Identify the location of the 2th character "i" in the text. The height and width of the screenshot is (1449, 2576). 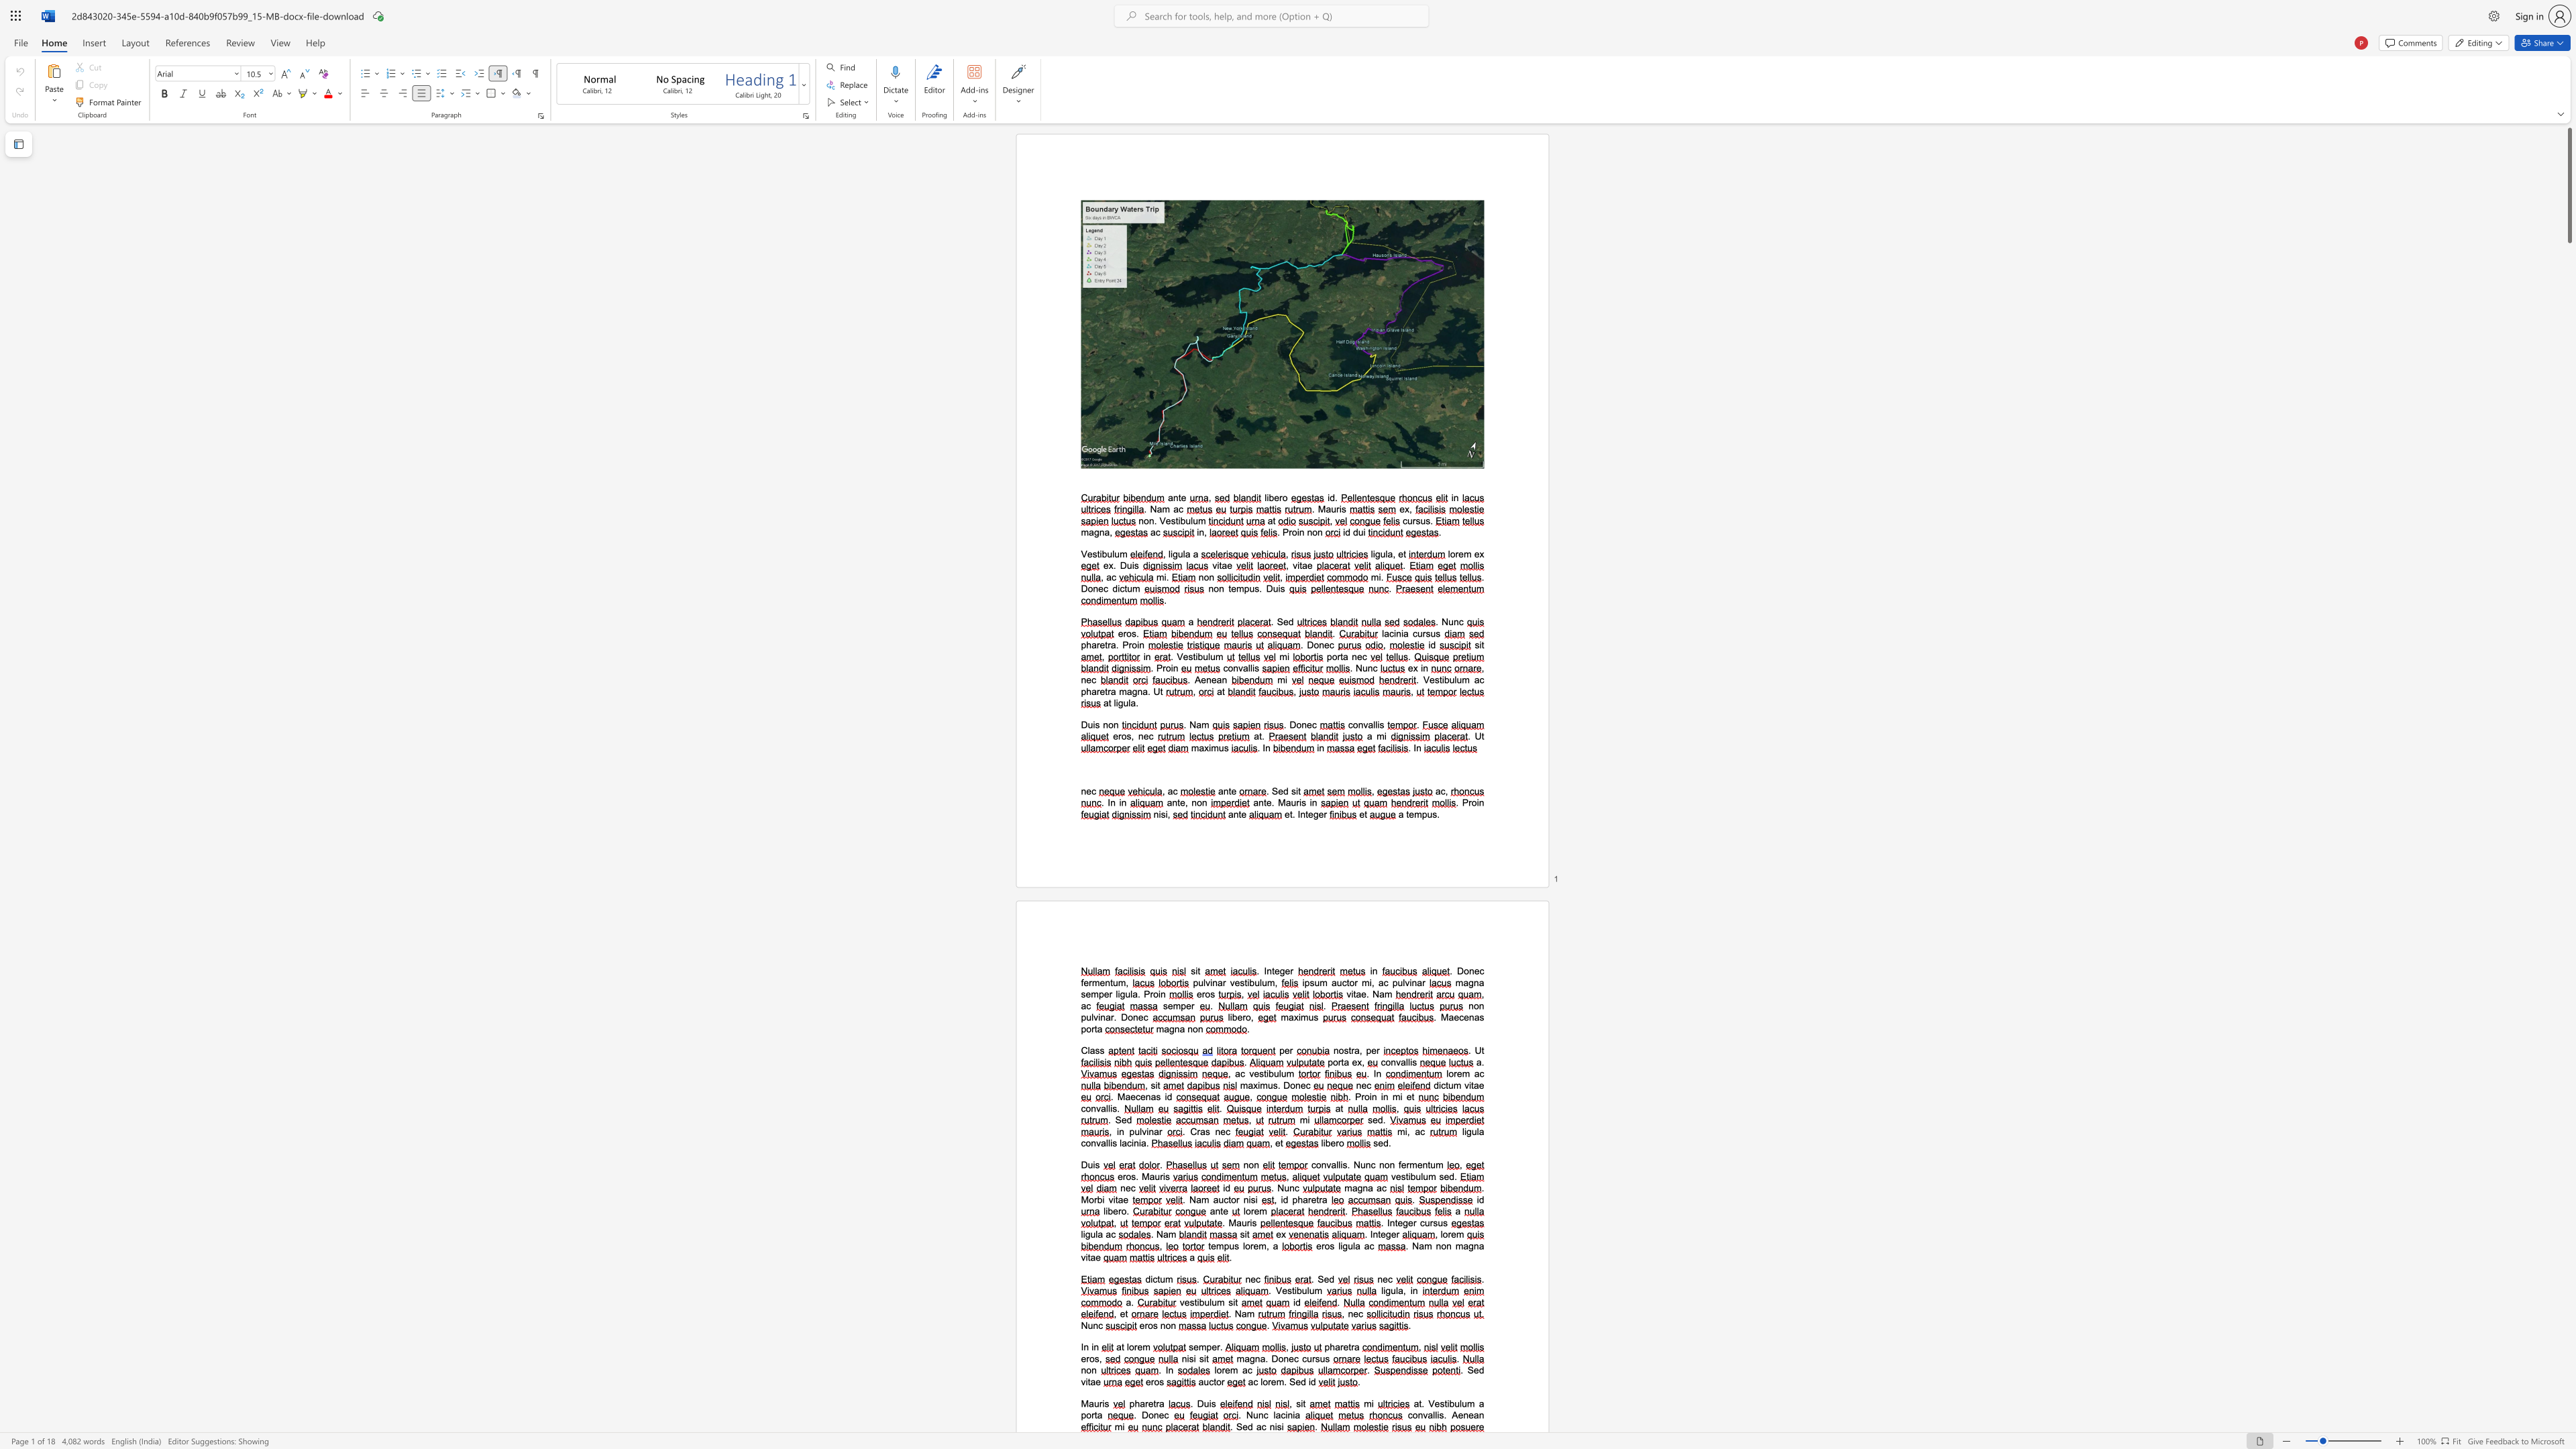
(1281, 1426).